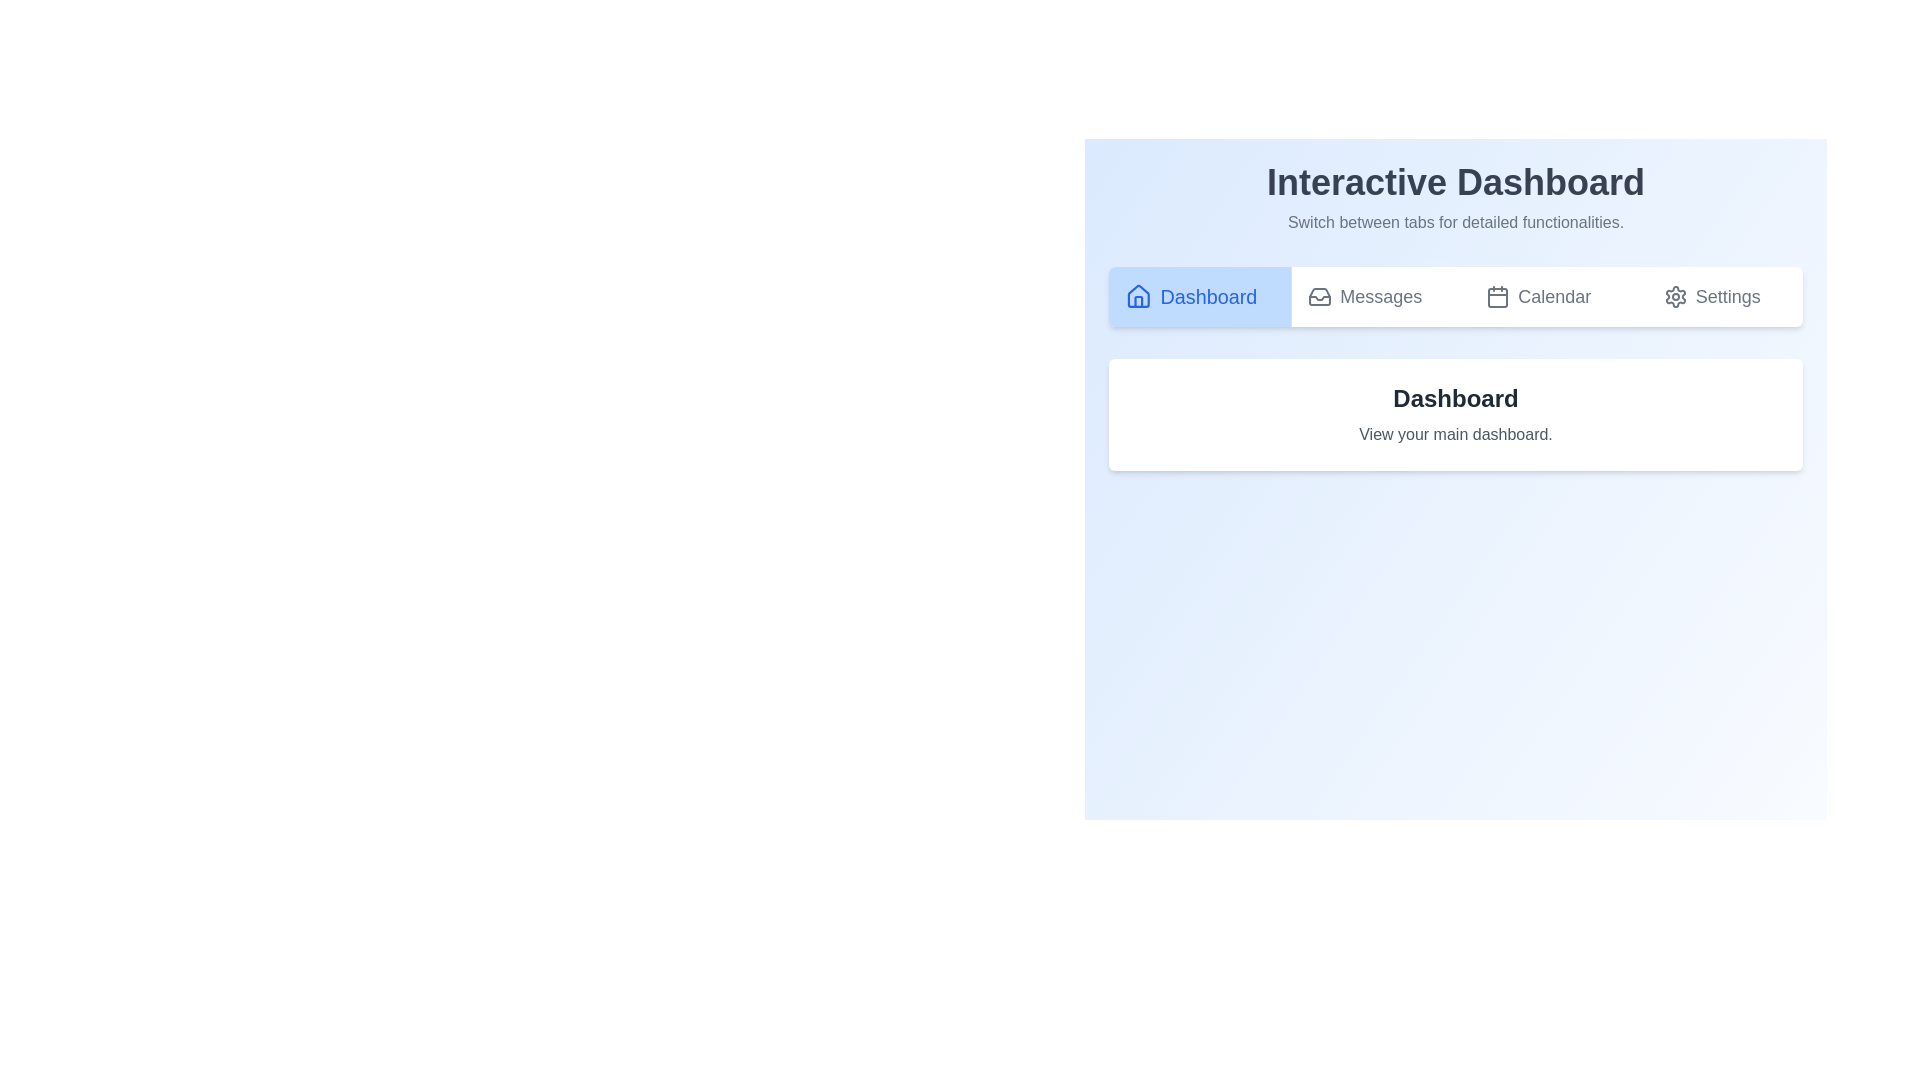 The height and width of the screenshot is (1080, 1920). What do you see at coordinates (1553, 297) in the screenshot?
I see `the 'Calendar' text label located in the horizontal navigation bar, positioned between 'Messages' and 'Settings'` at bounding box center [1553, 297].